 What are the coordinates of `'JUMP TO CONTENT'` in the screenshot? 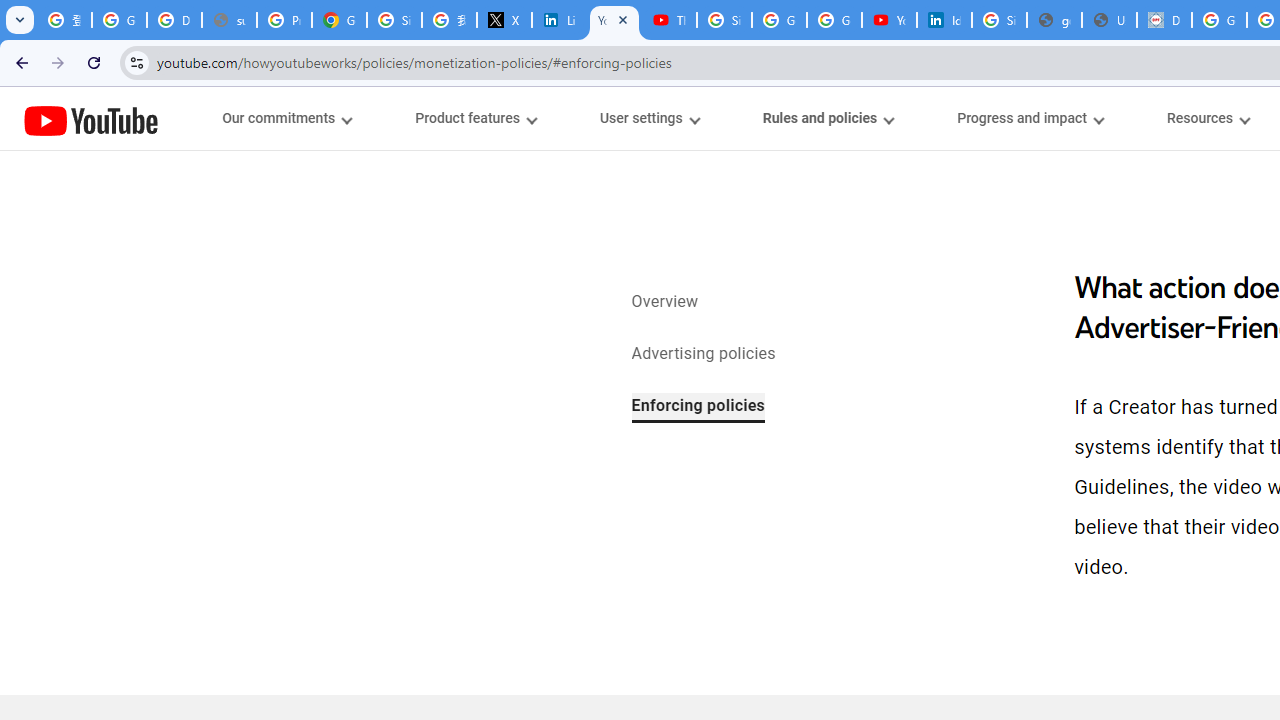 It's located at (209, 119).